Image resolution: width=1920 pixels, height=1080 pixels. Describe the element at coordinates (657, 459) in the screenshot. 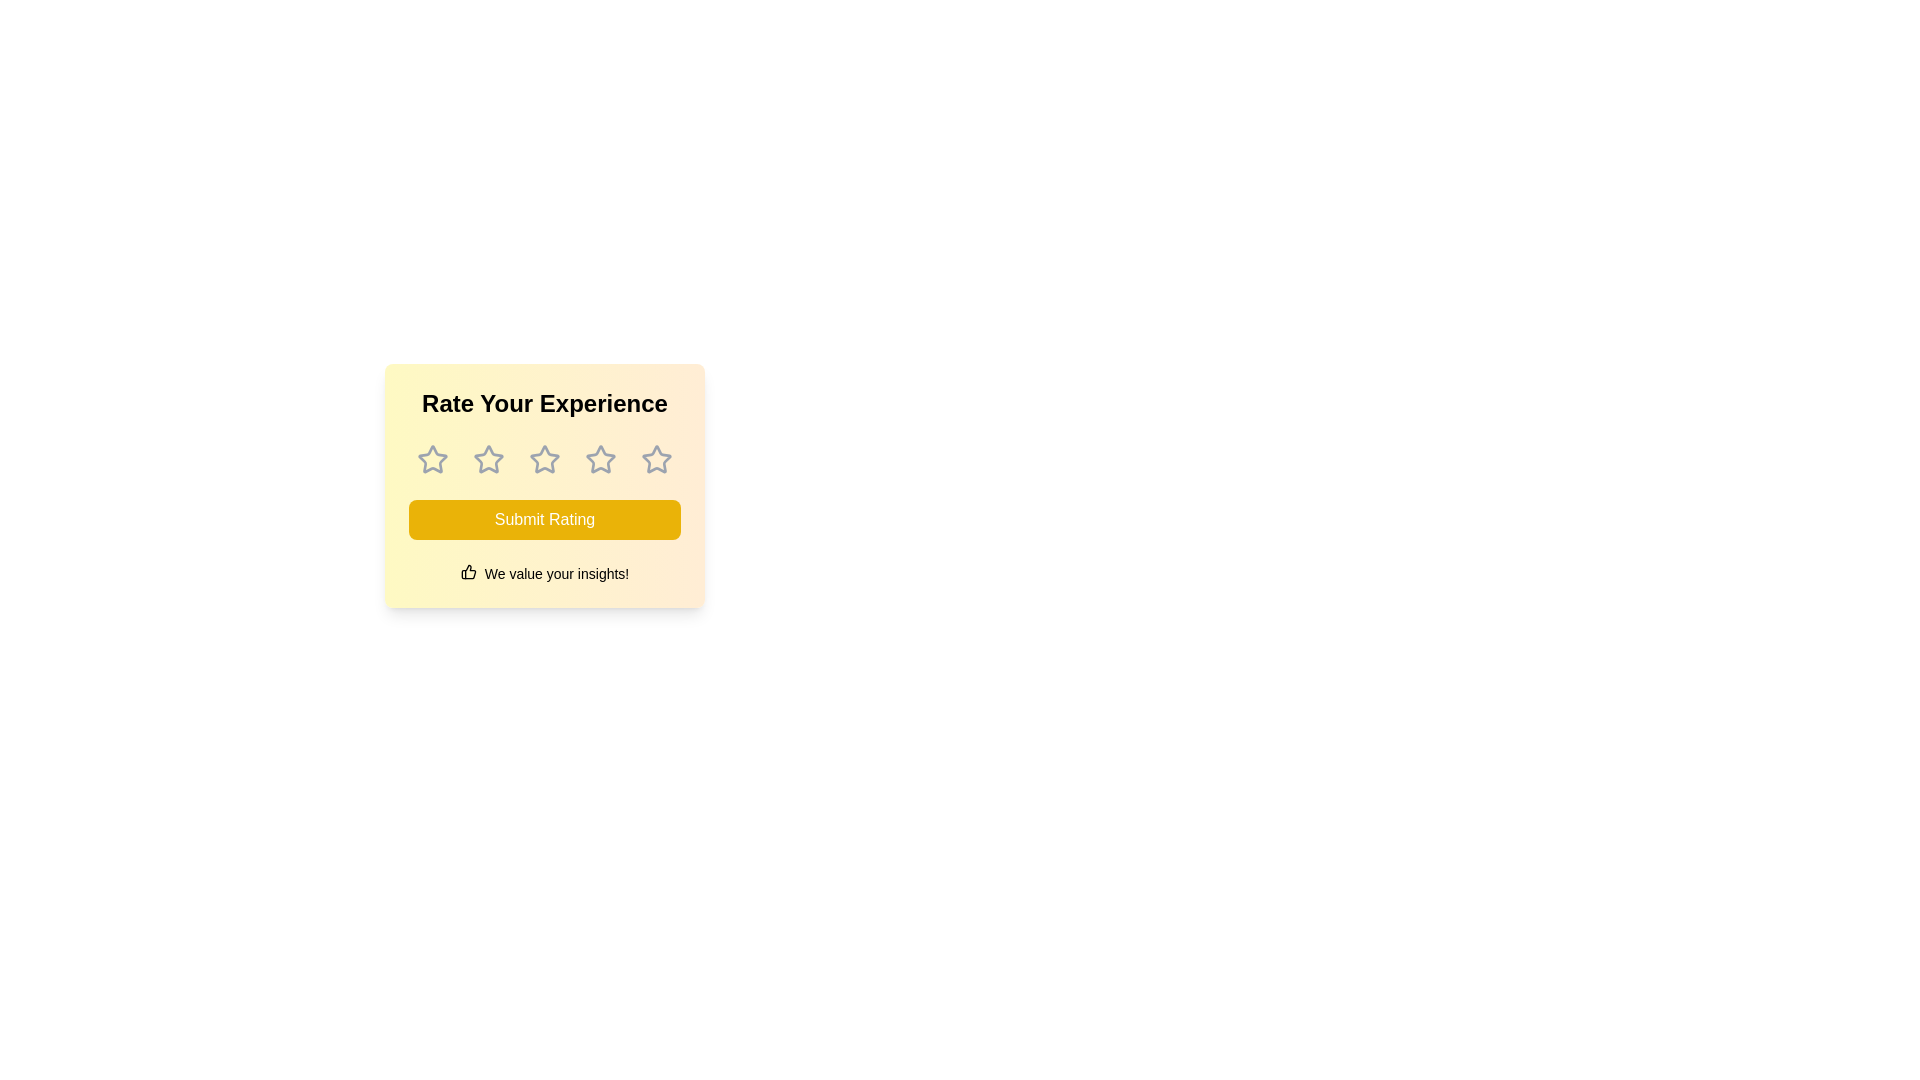

I see `the fifth star icon in the rating control interface` at that location.